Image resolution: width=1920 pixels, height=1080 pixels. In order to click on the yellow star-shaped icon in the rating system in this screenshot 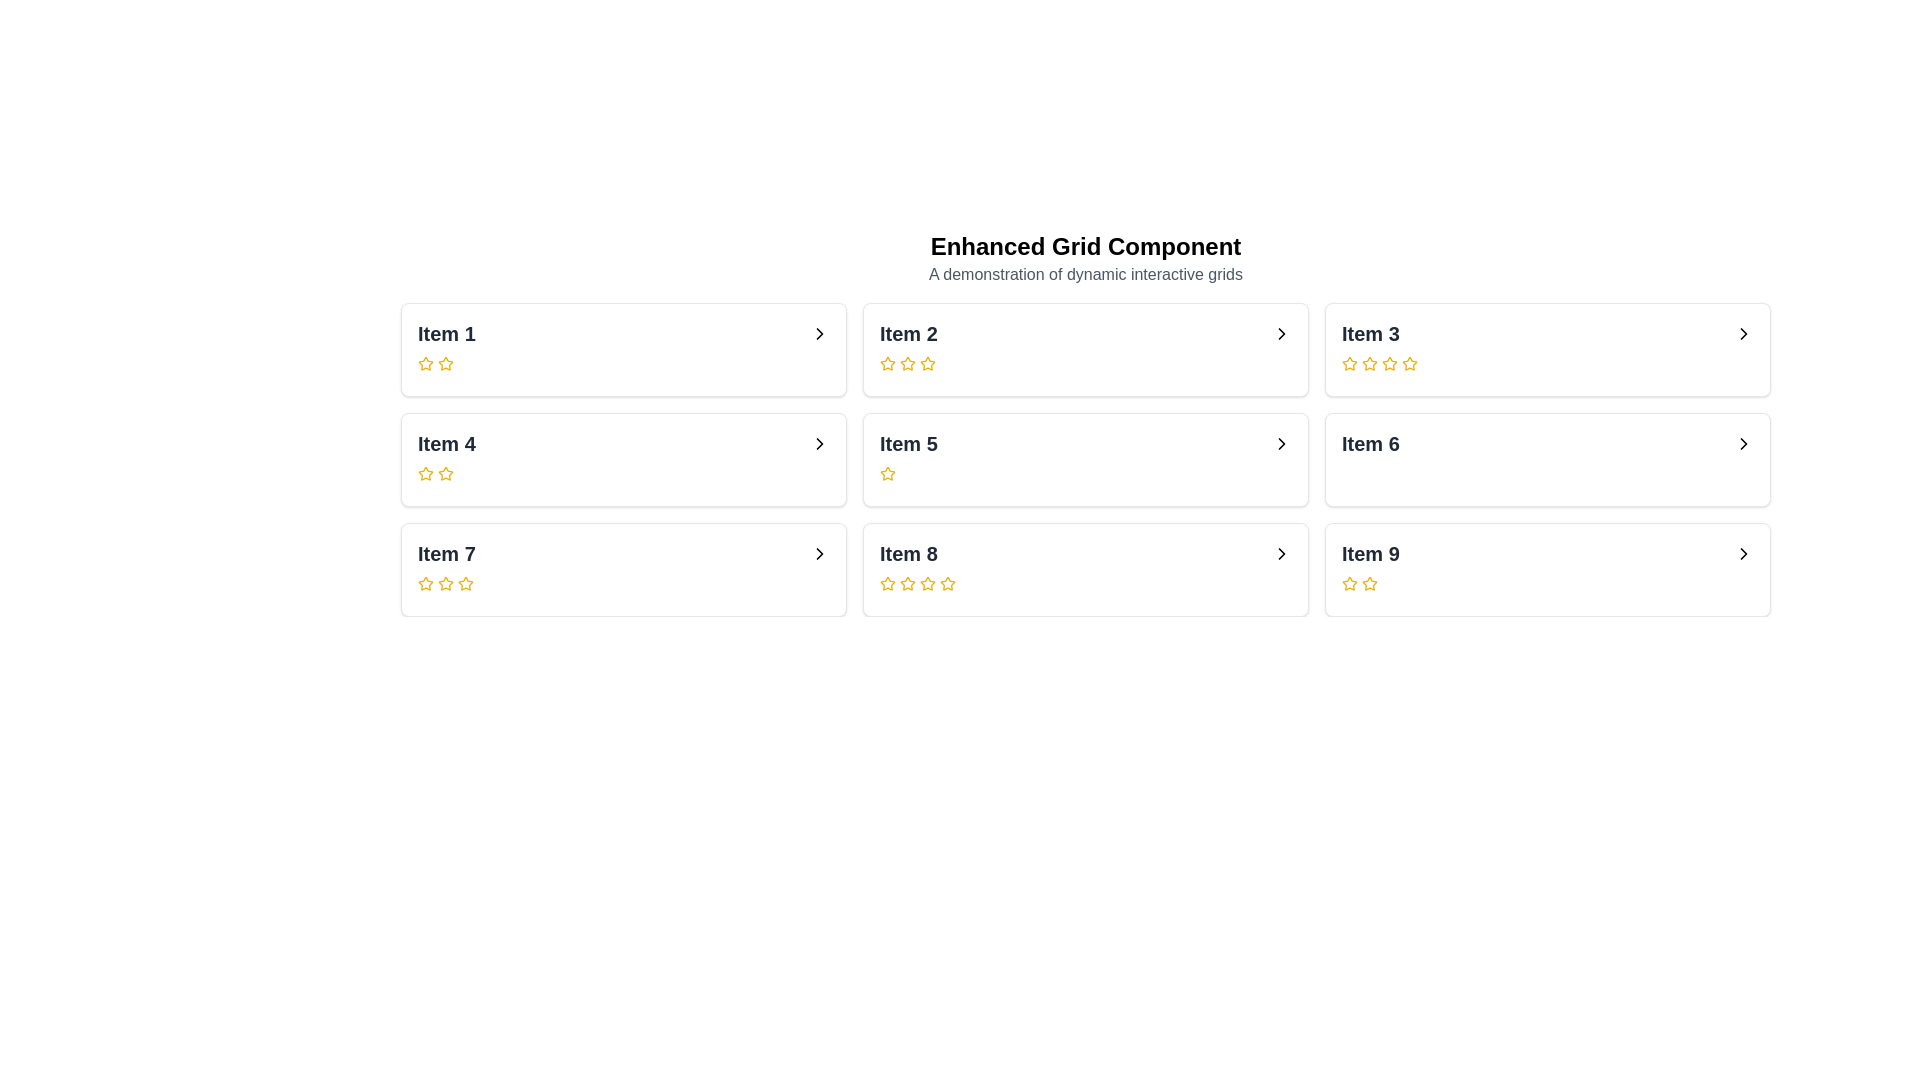, I will do `click(1367, 362)`.